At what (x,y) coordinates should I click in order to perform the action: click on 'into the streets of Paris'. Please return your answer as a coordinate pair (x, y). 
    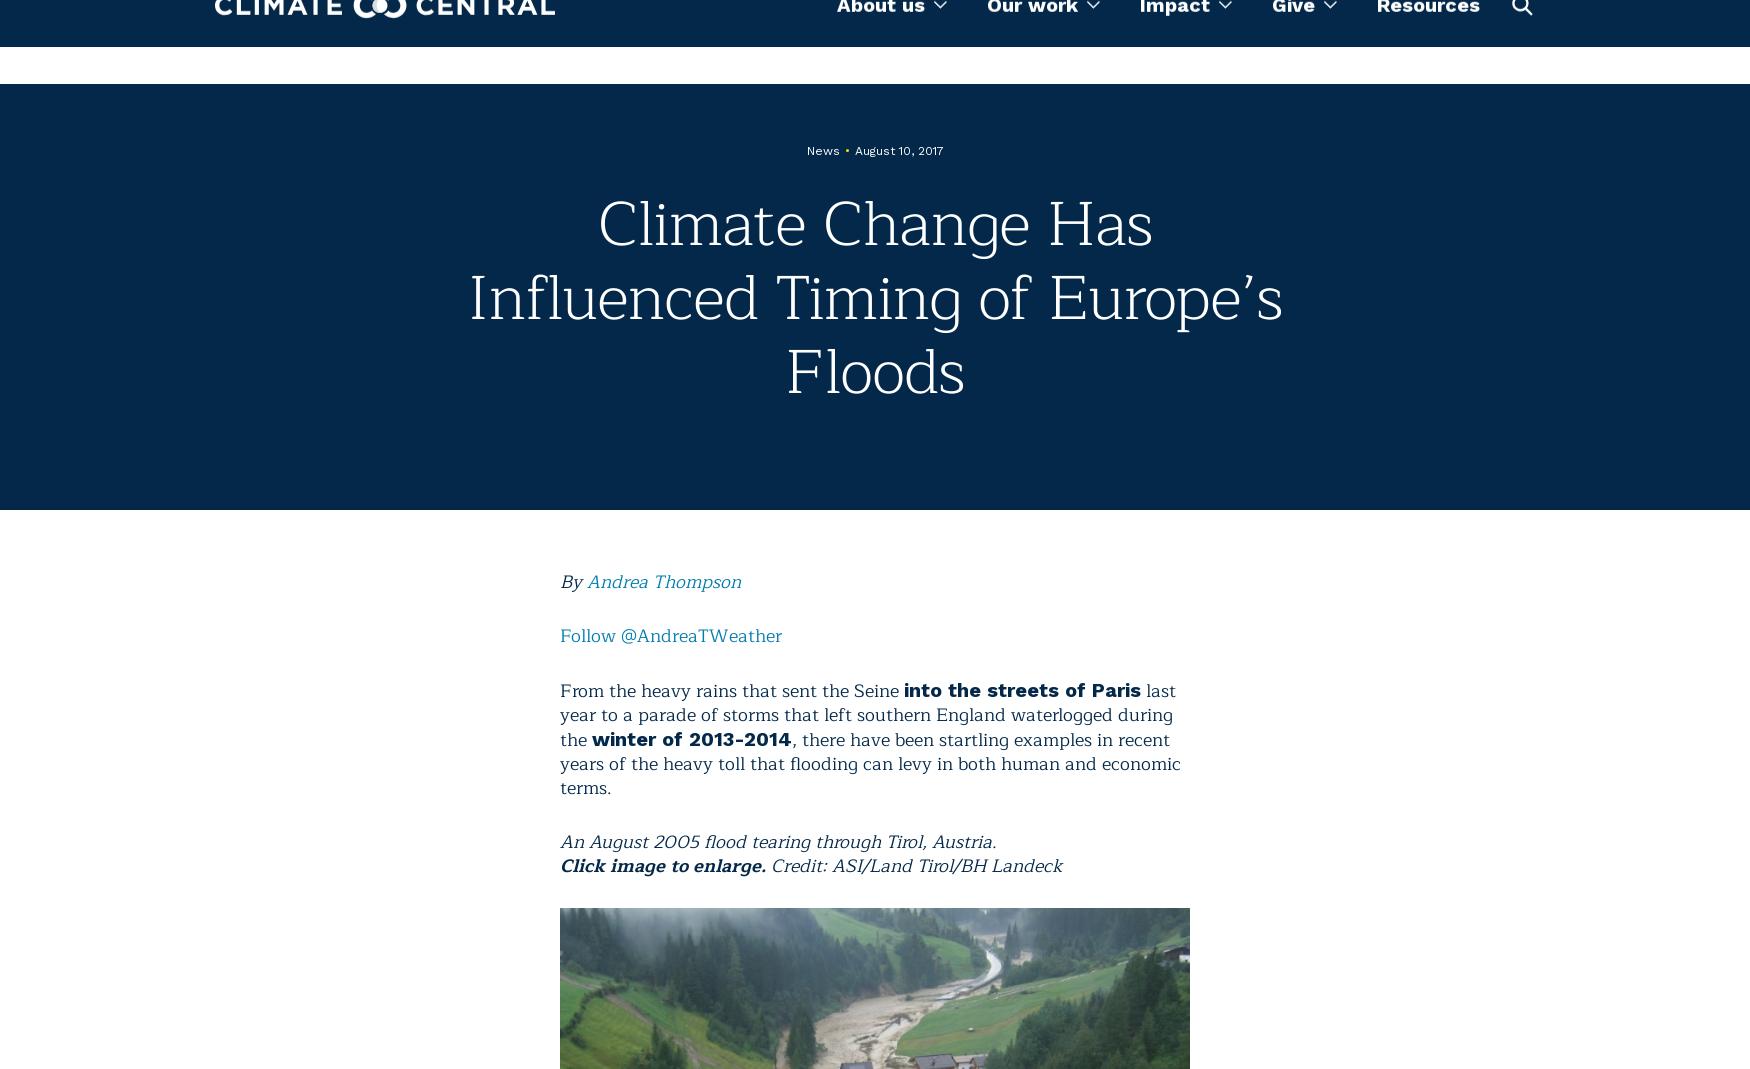
    Looking at the image, I should click on (903, 689).